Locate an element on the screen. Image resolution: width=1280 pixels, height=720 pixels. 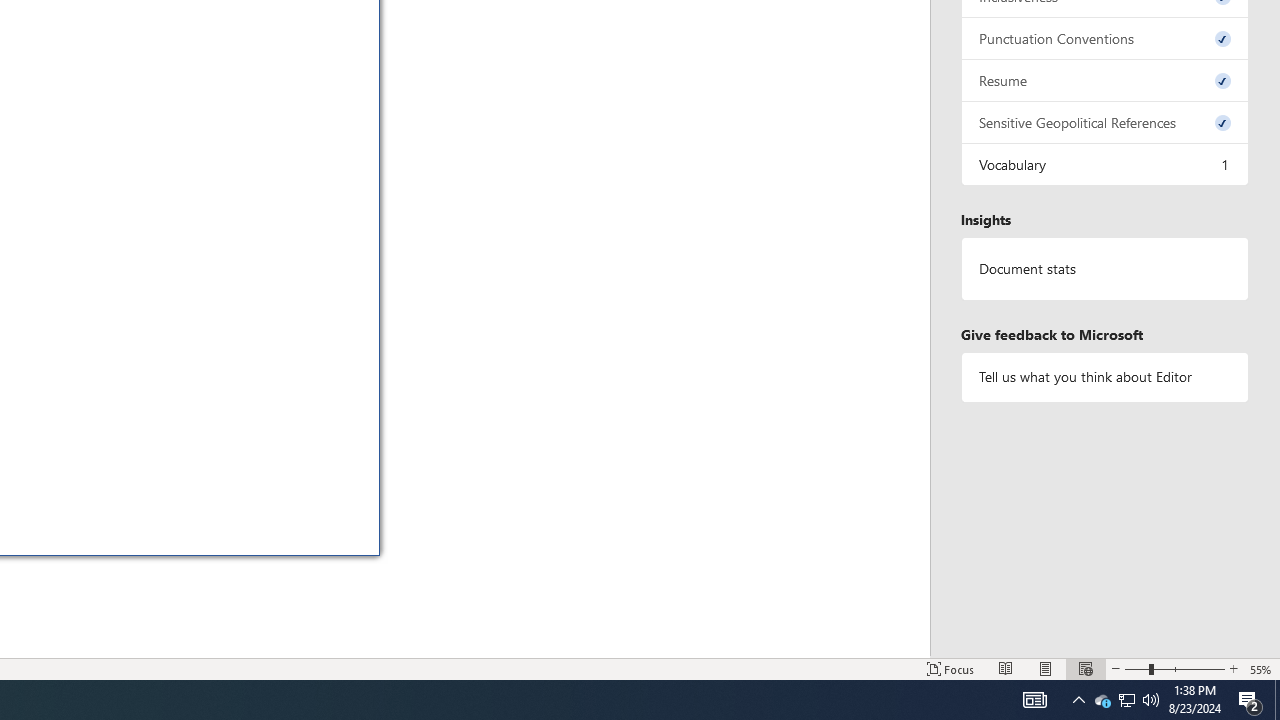
'Document statistics' is located at coordinates (1104, 268).